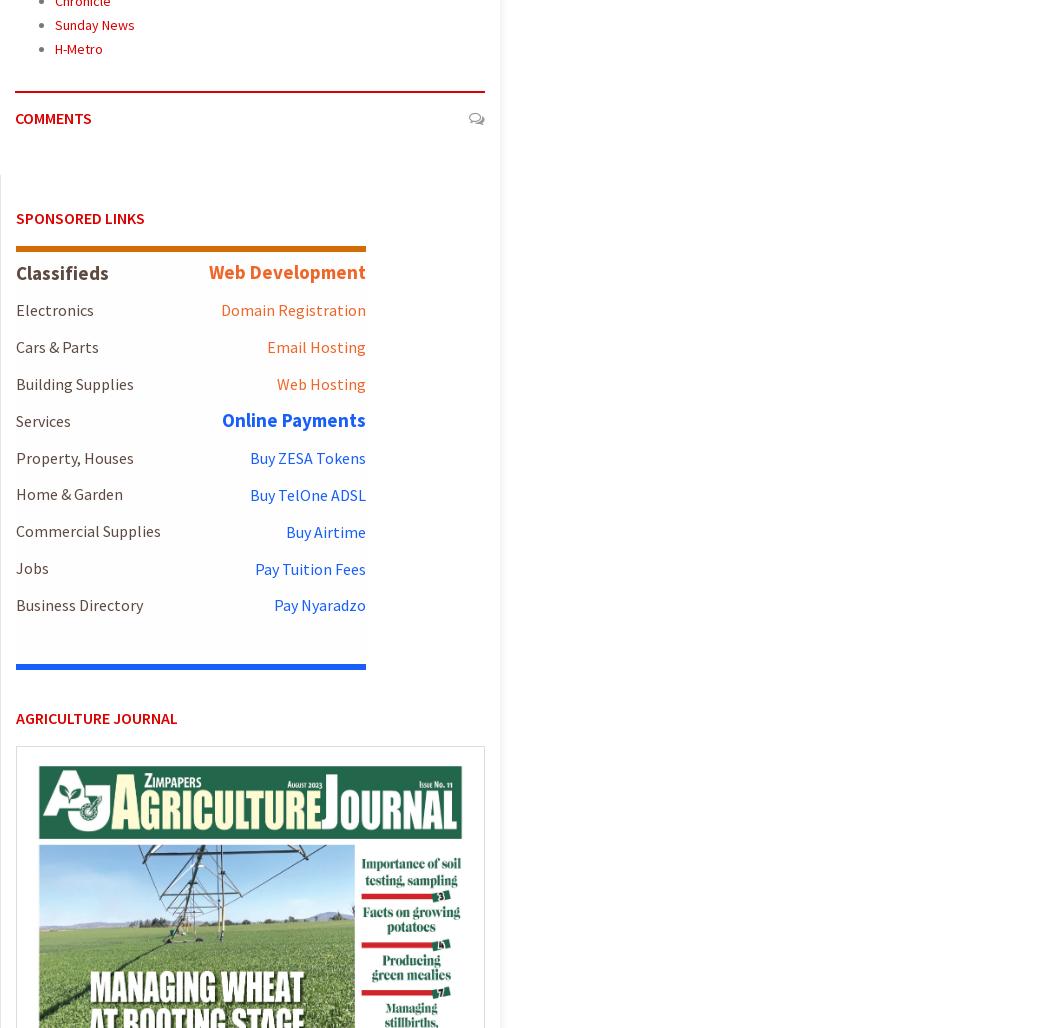 Image resolution: width=1044 pixels, height=1028 pixels. What do you see at coordinates (61, 272) in the screenshot?
I see `'Classifieds'` at bounding box center [61, 272].